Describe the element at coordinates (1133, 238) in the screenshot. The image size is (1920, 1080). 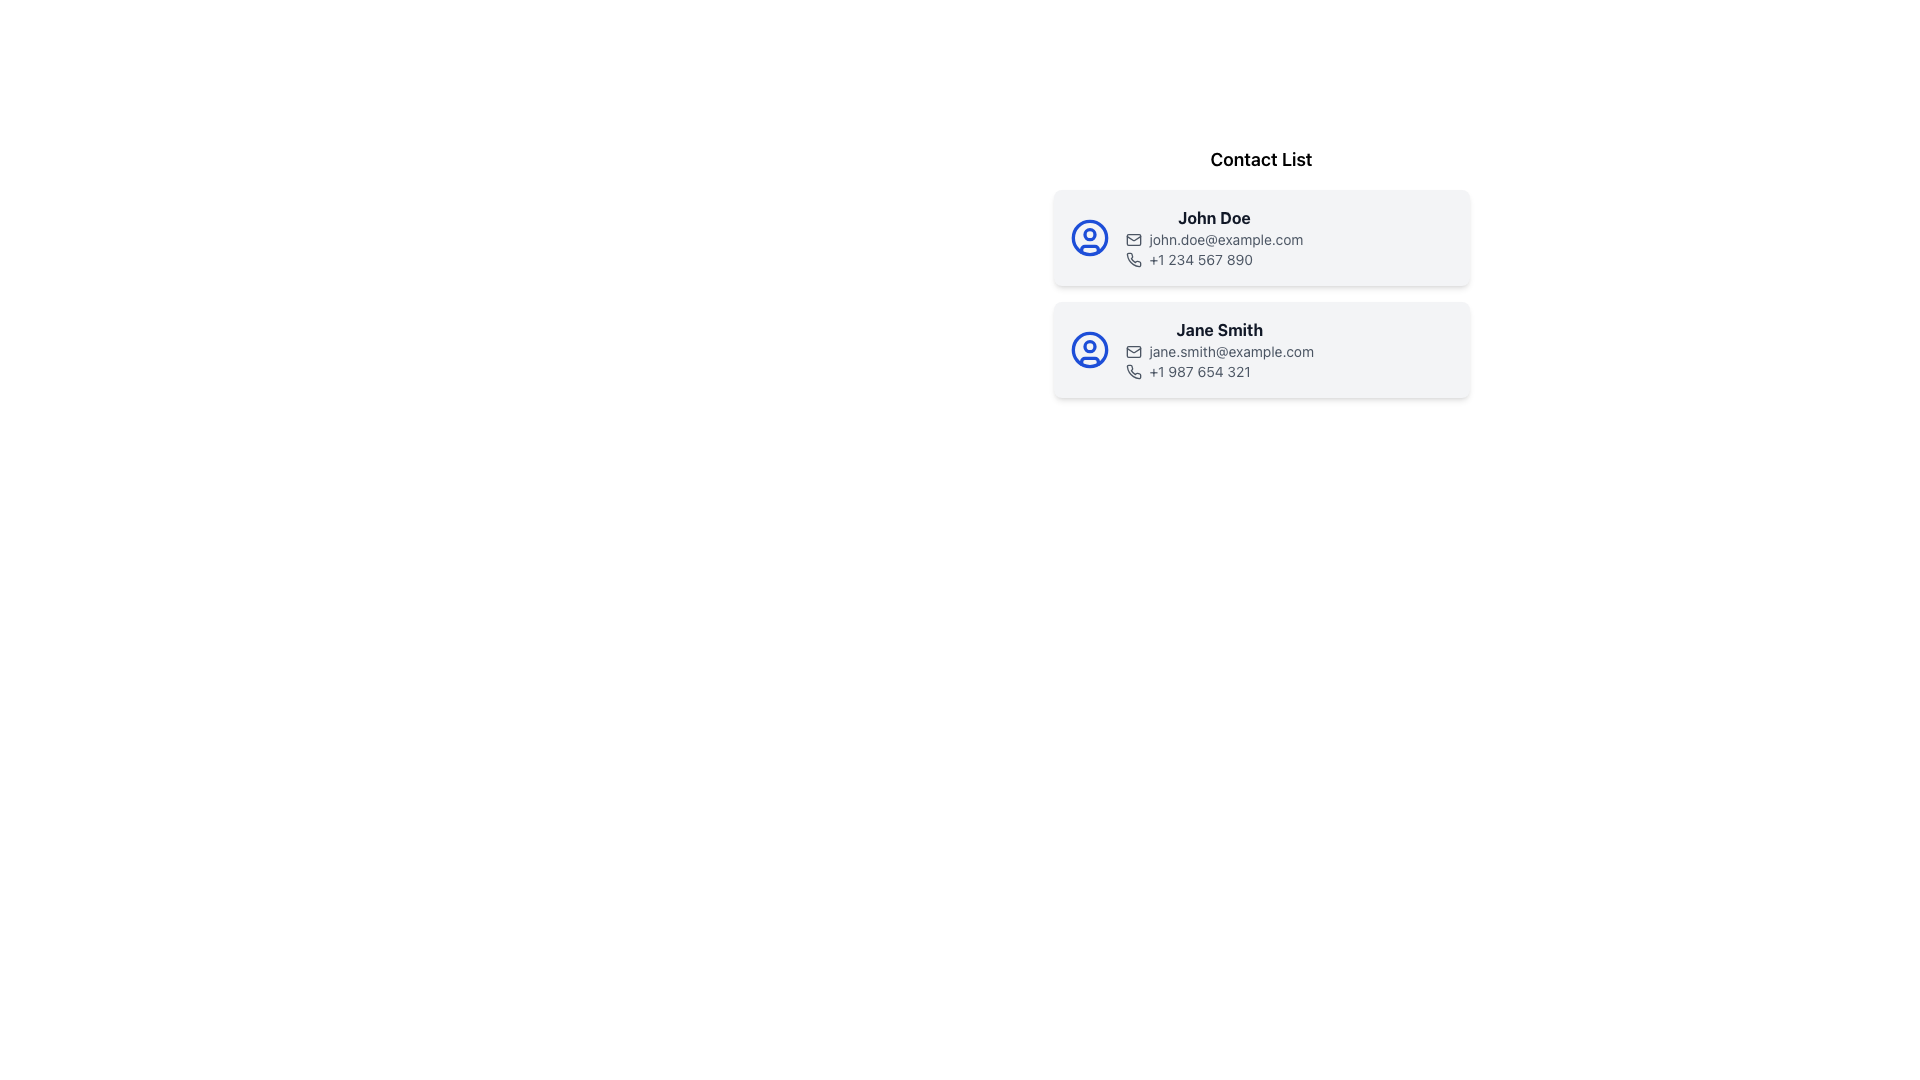
I see `the icon that represents the email address for John Doe, located to the left of the text 'john.doe@example.com' within the contact card` at that location.